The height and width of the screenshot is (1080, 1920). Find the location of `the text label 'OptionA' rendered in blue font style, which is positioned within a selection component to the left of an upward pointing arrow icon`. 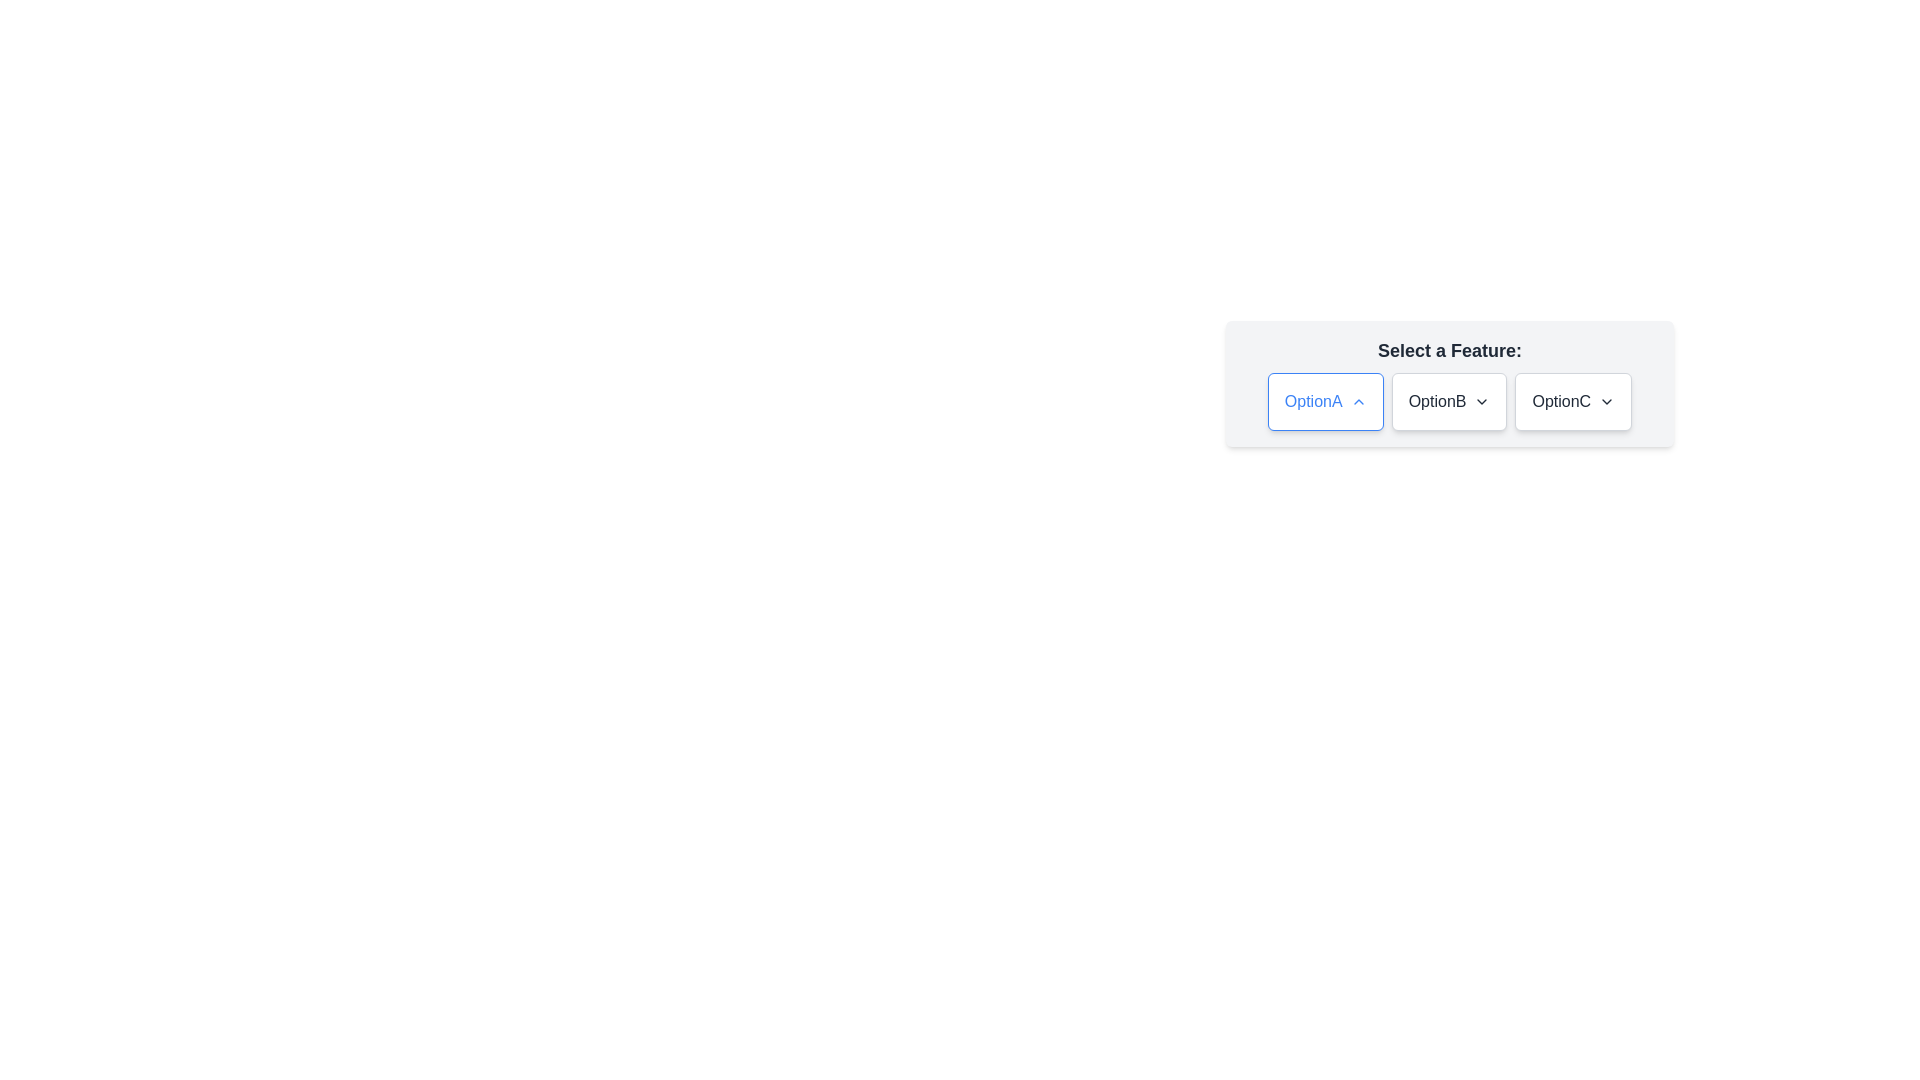

the text label 'OptionA' rendered in blue font style, which is positioned within a selection component to the left of an upward pointing arrow icon is located at coordinates (1313, 401).